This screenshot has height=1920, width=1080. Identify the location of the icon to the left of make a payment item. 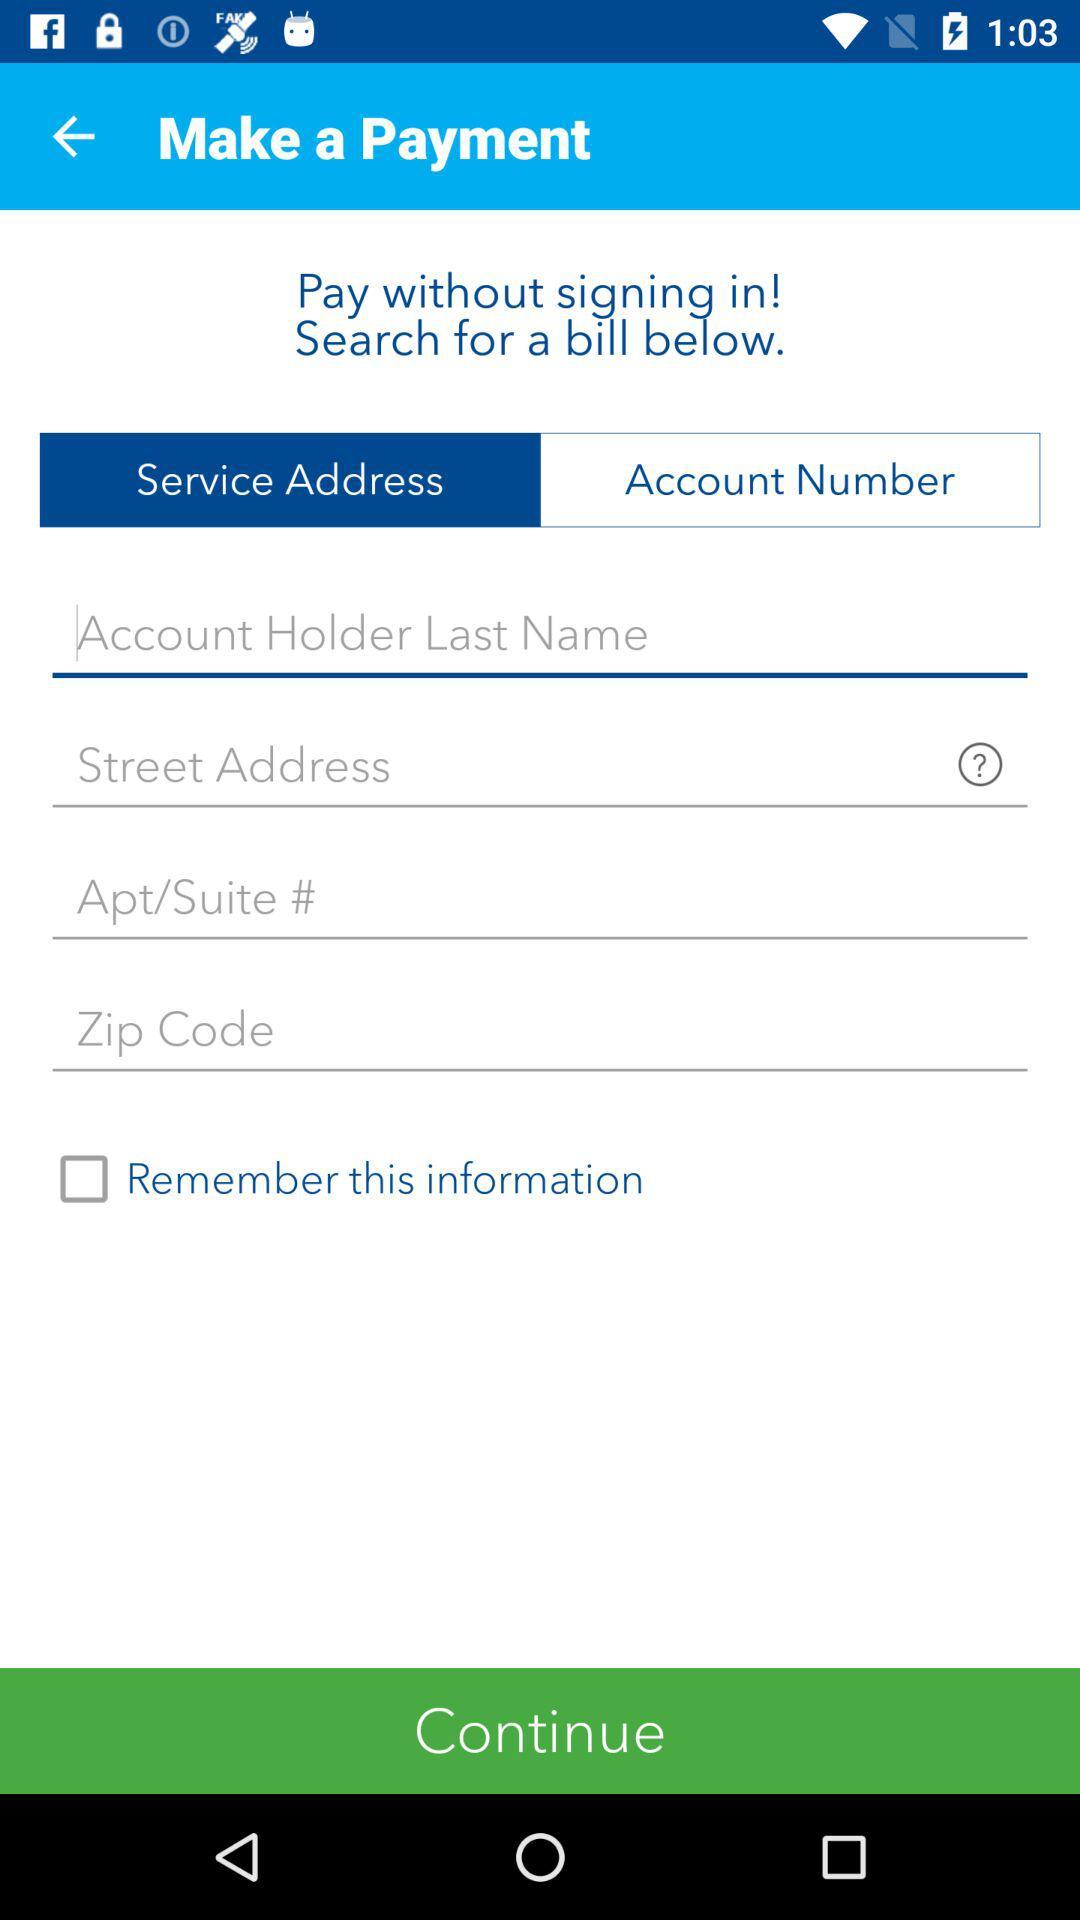
(72, 135).